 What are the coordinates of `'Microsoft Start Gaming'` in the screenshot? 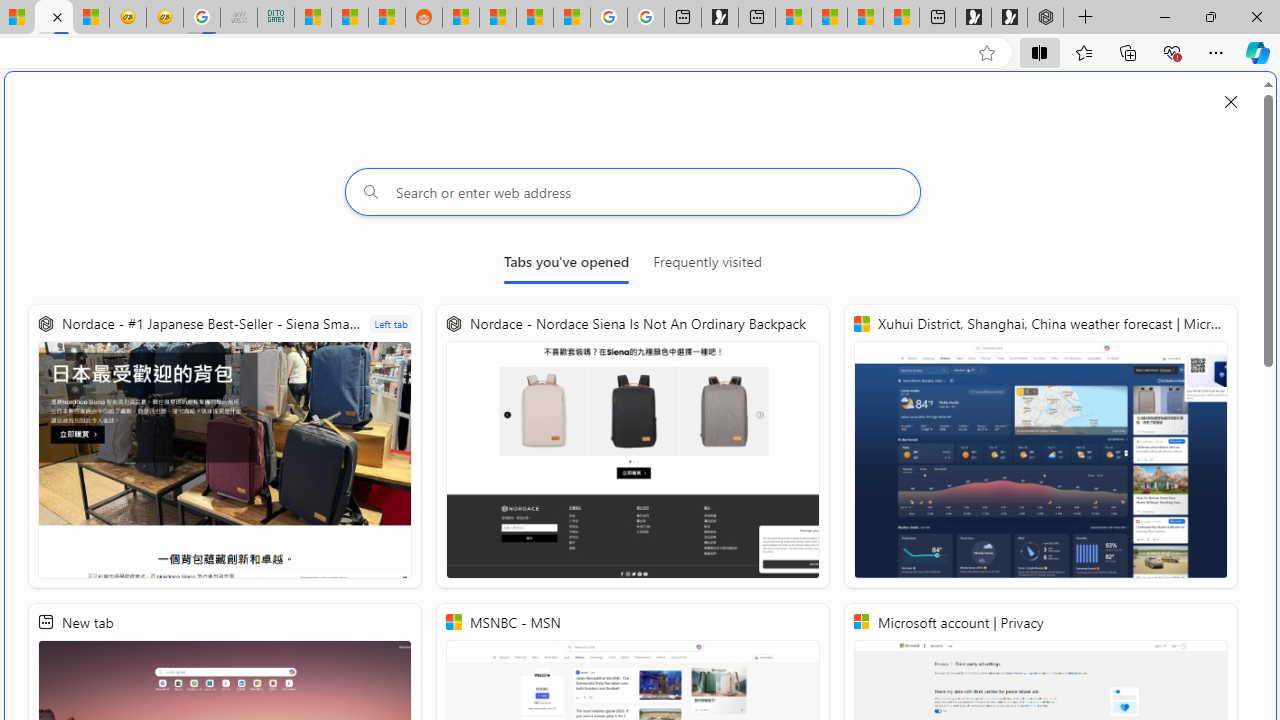 It's located at (720, 17).